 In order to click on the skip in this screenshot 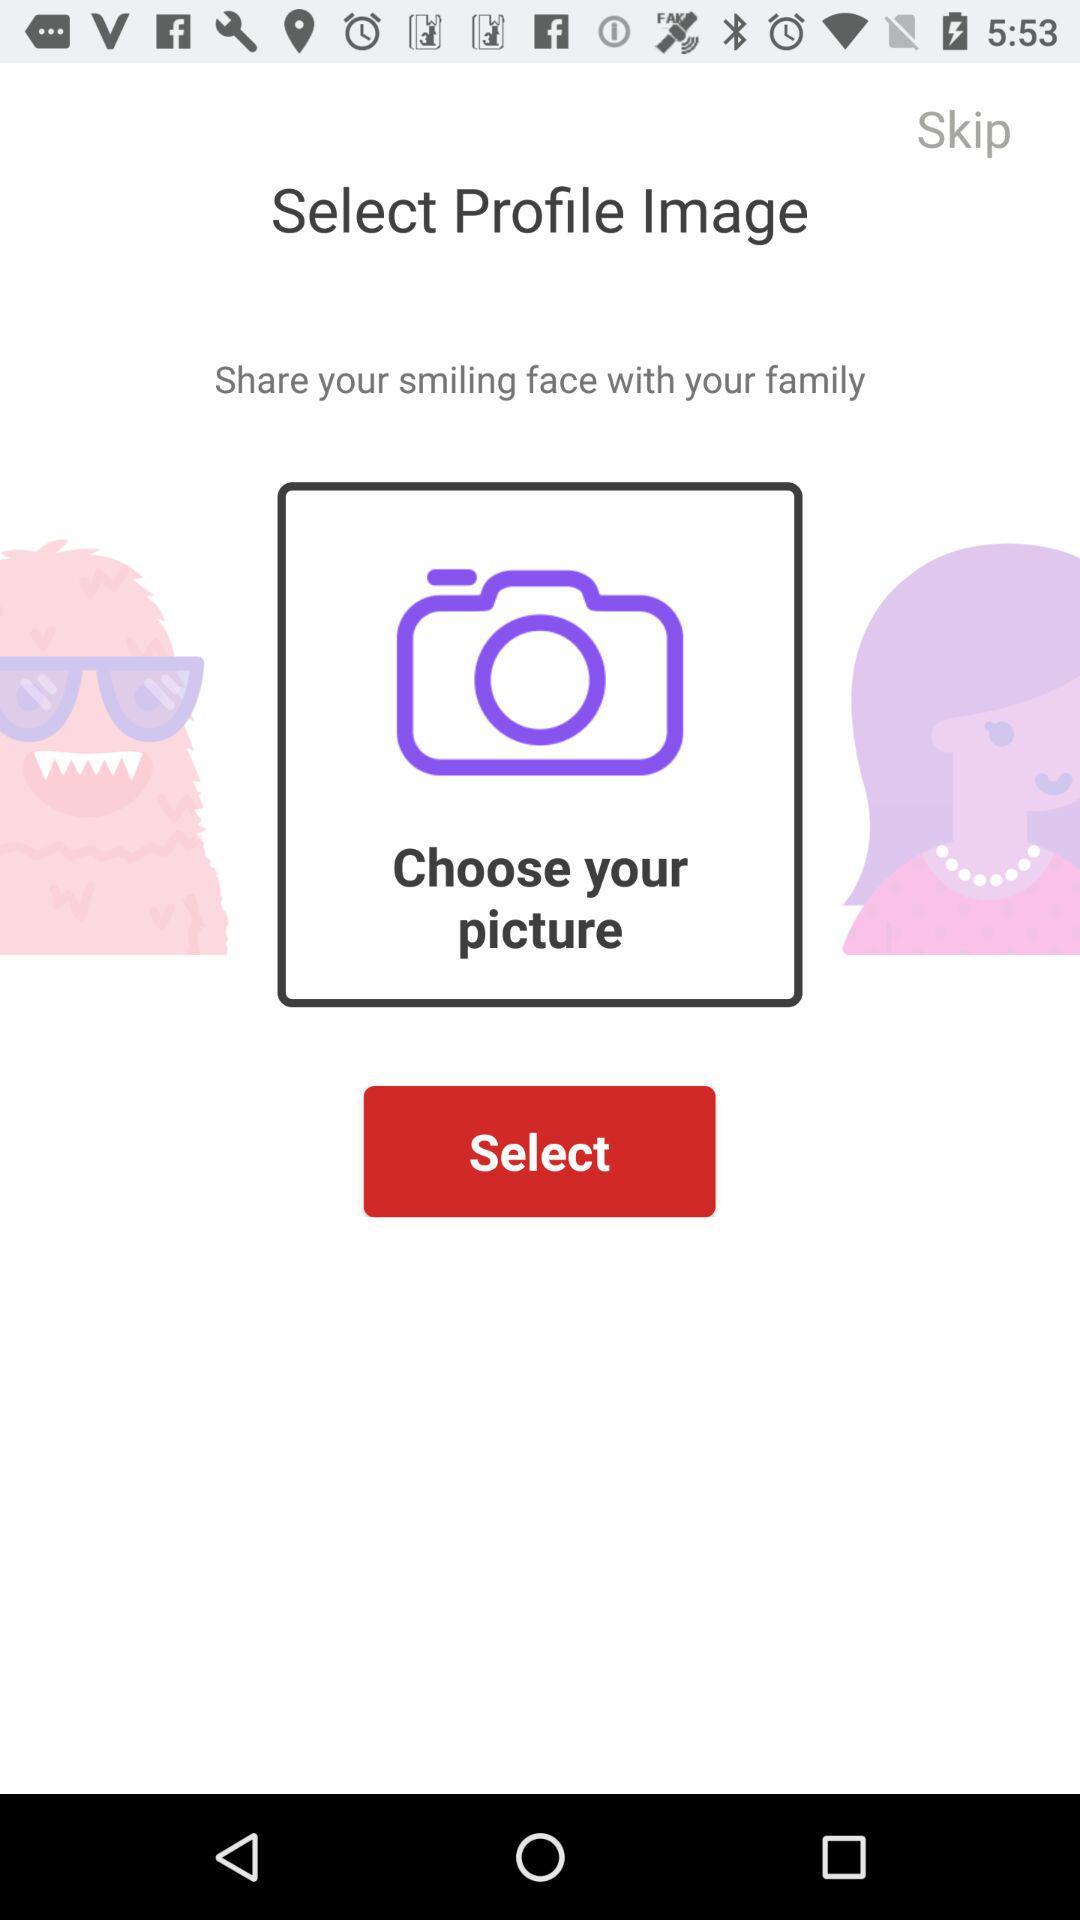, I will do `click(963, 127)`.